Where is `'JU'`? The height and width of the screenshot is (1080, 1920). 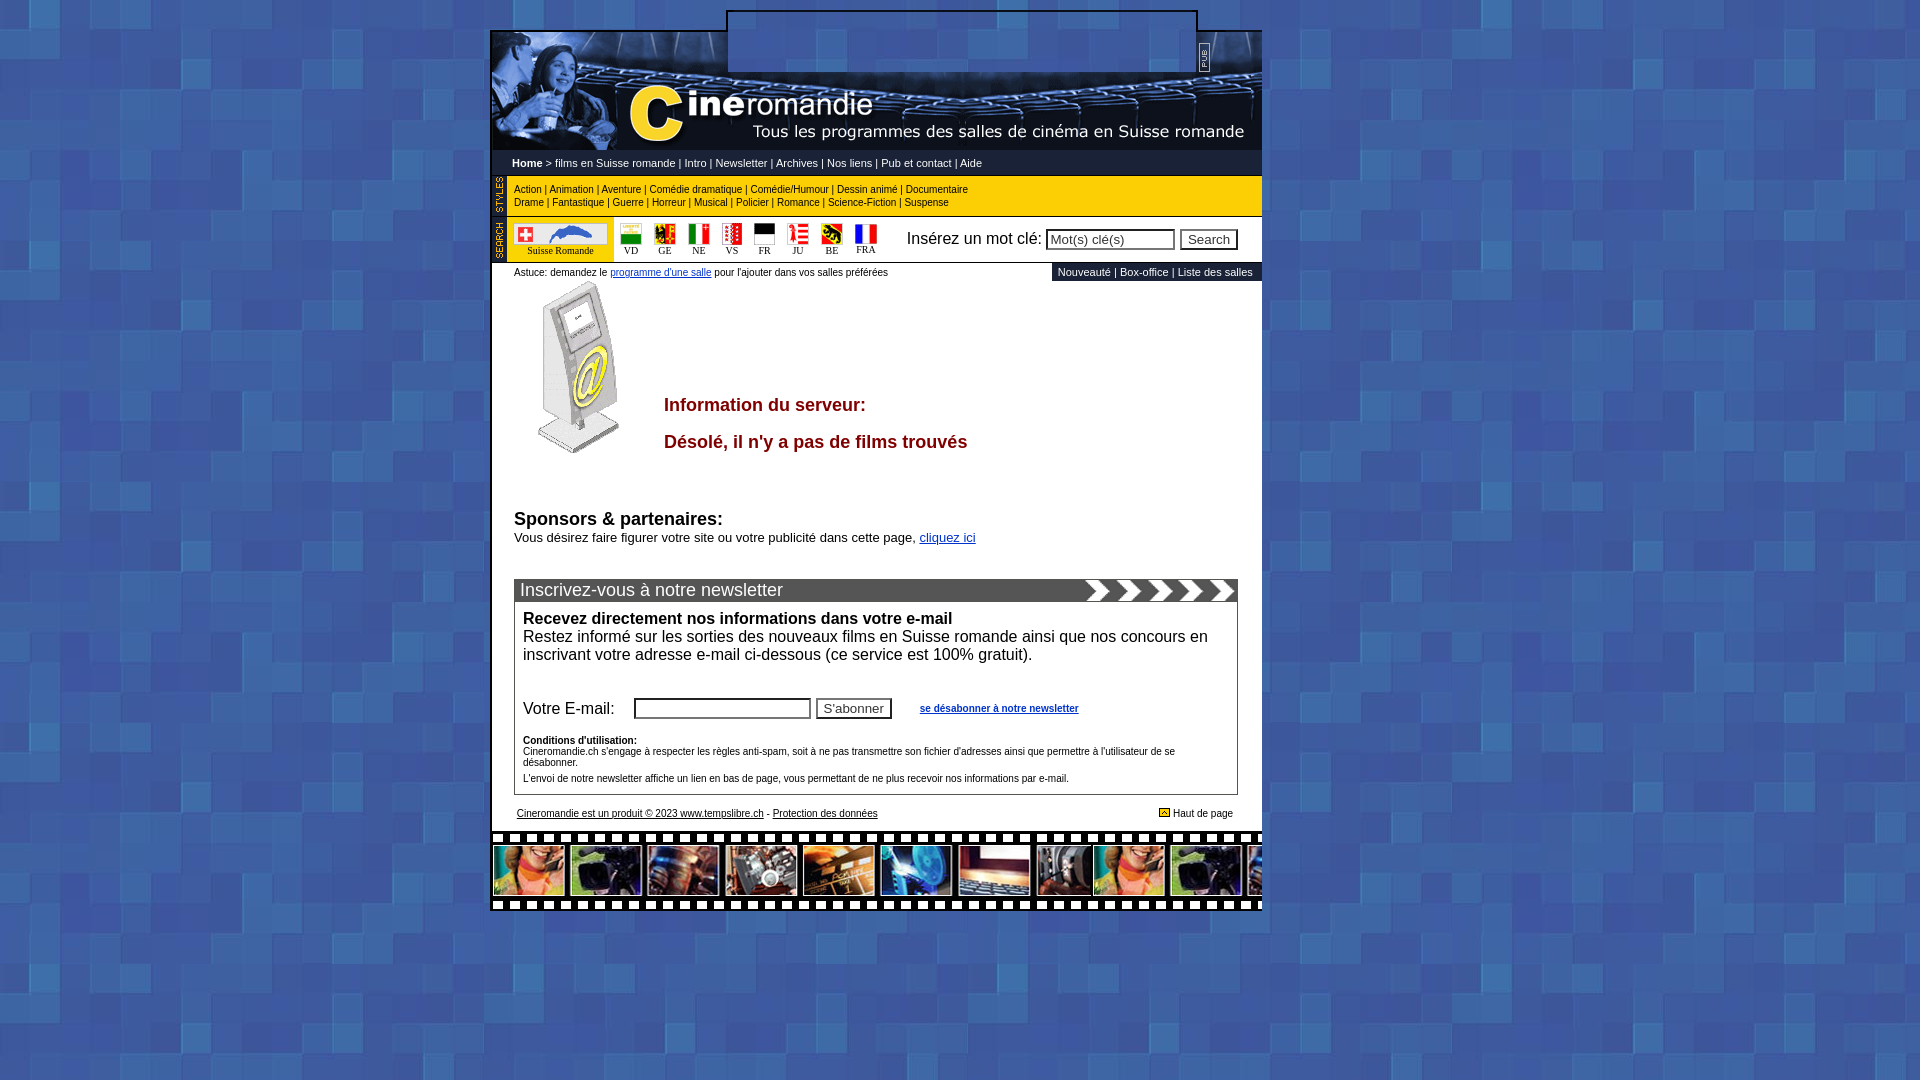
'JU' is located at coordinates (796, 245).